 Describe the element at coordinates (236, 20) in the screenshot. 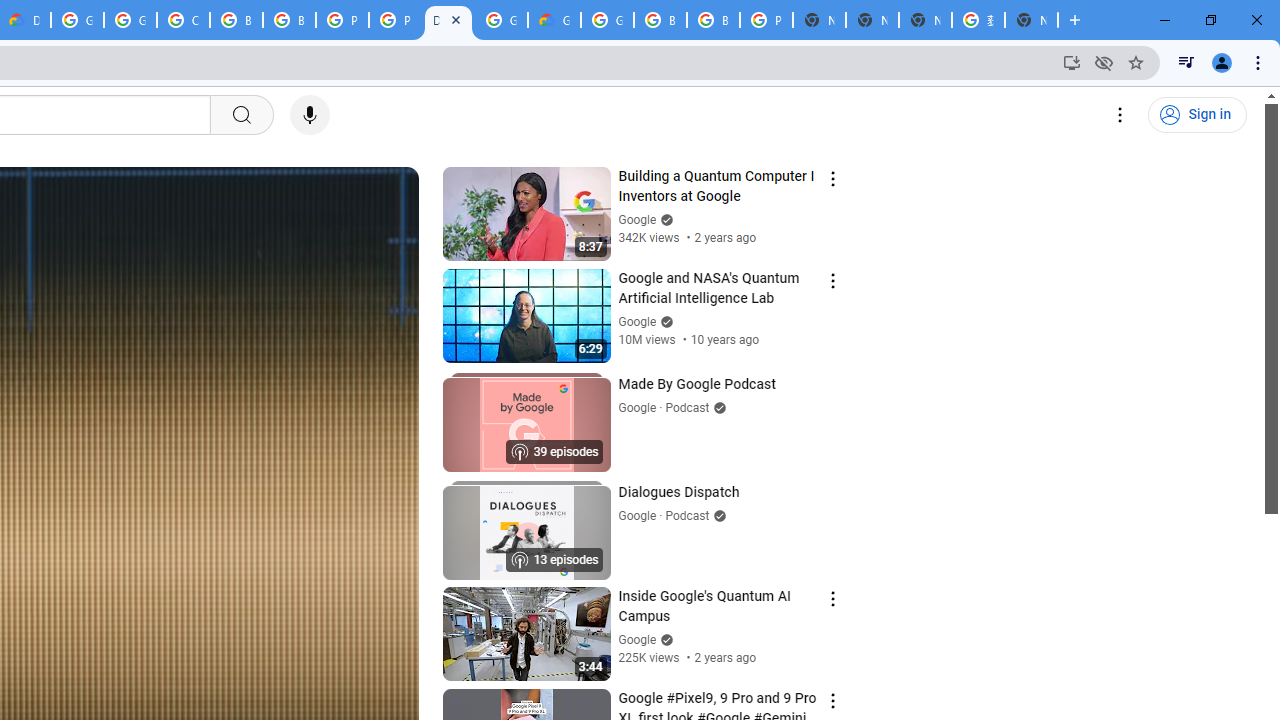

I see `'Browse Chrome as a guest - Computer - Google Chrome Help'` at that location.